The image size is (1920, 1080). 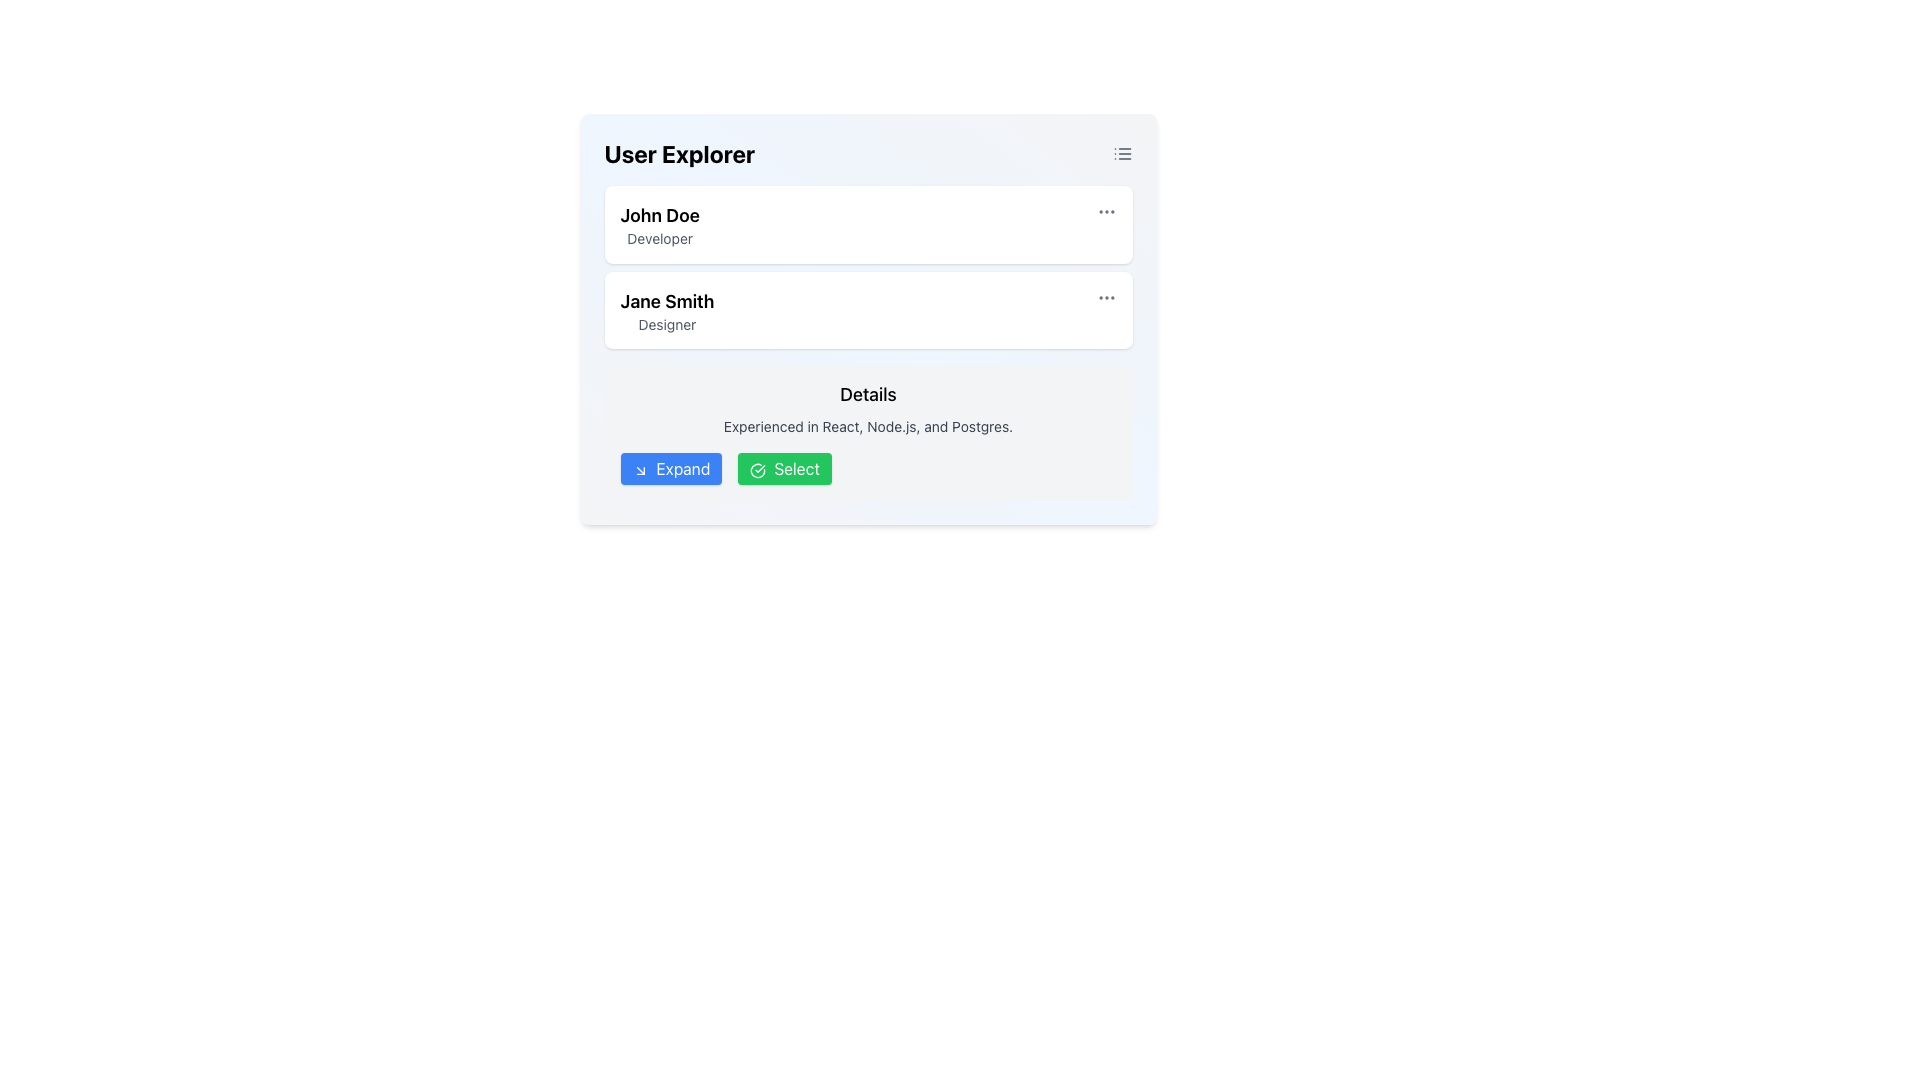 I want to click on the text label displaying 'John Doe' in bold, large font, so click(x=660, y=216).